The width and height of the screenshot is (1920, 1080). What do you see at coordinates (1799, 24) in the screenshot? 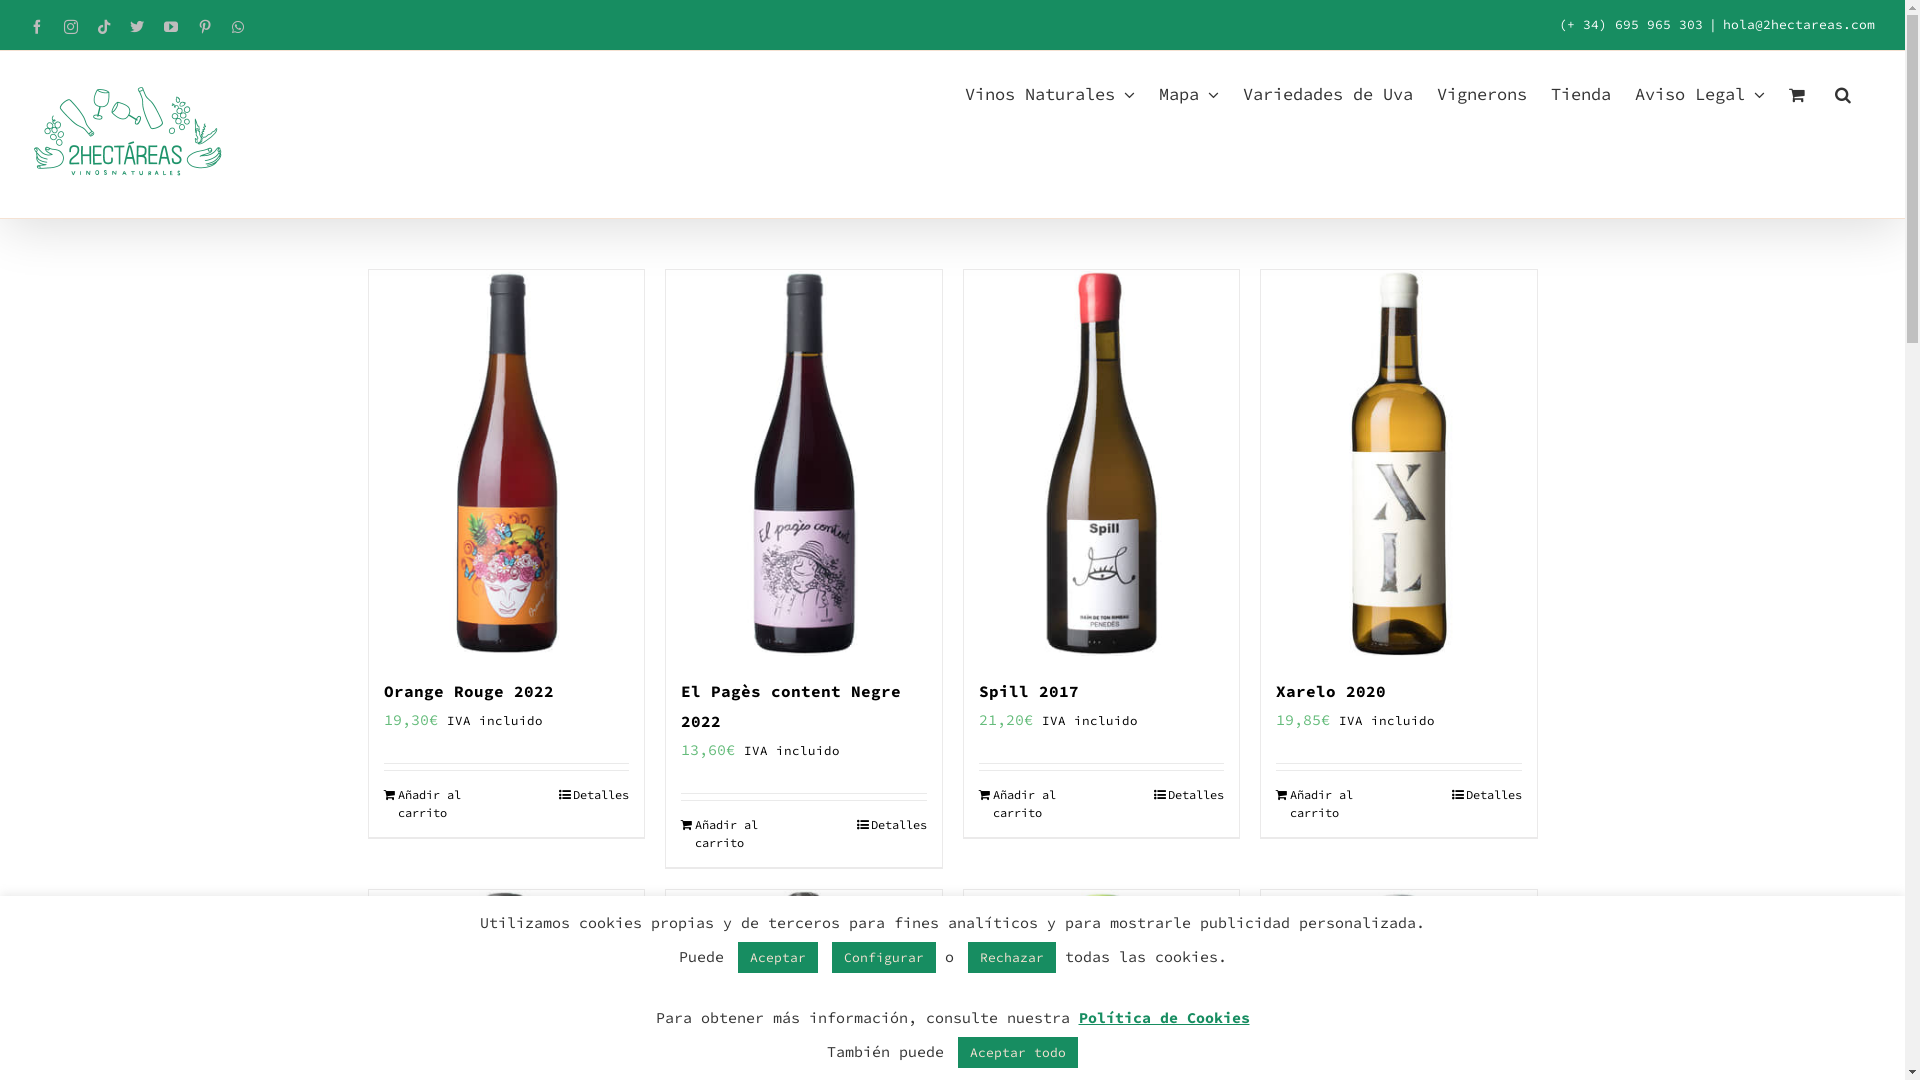
I see `'hola@2hectareas.com'` at bounding box center [1799, 24].